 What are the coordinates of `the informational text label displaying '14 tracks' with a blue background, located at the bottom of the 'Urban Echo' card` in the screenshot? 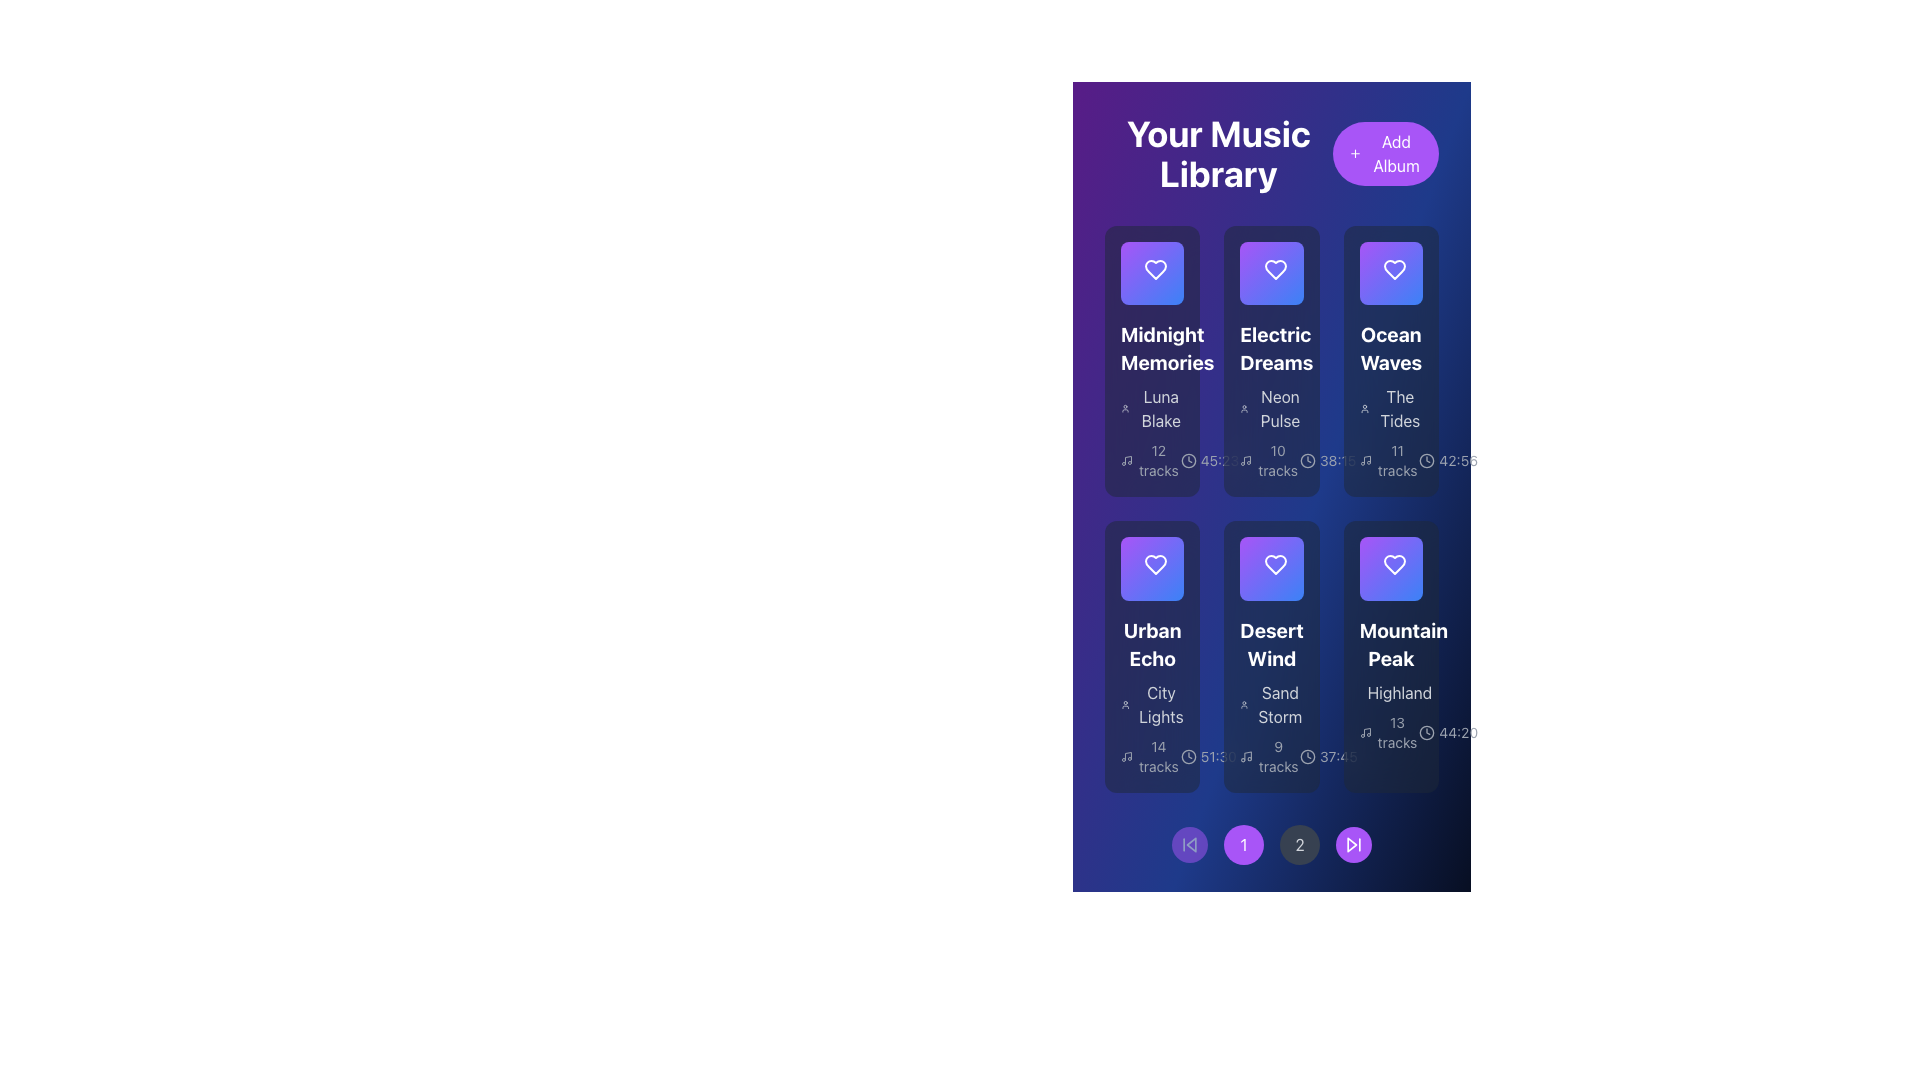 It's located at (1158, 756).